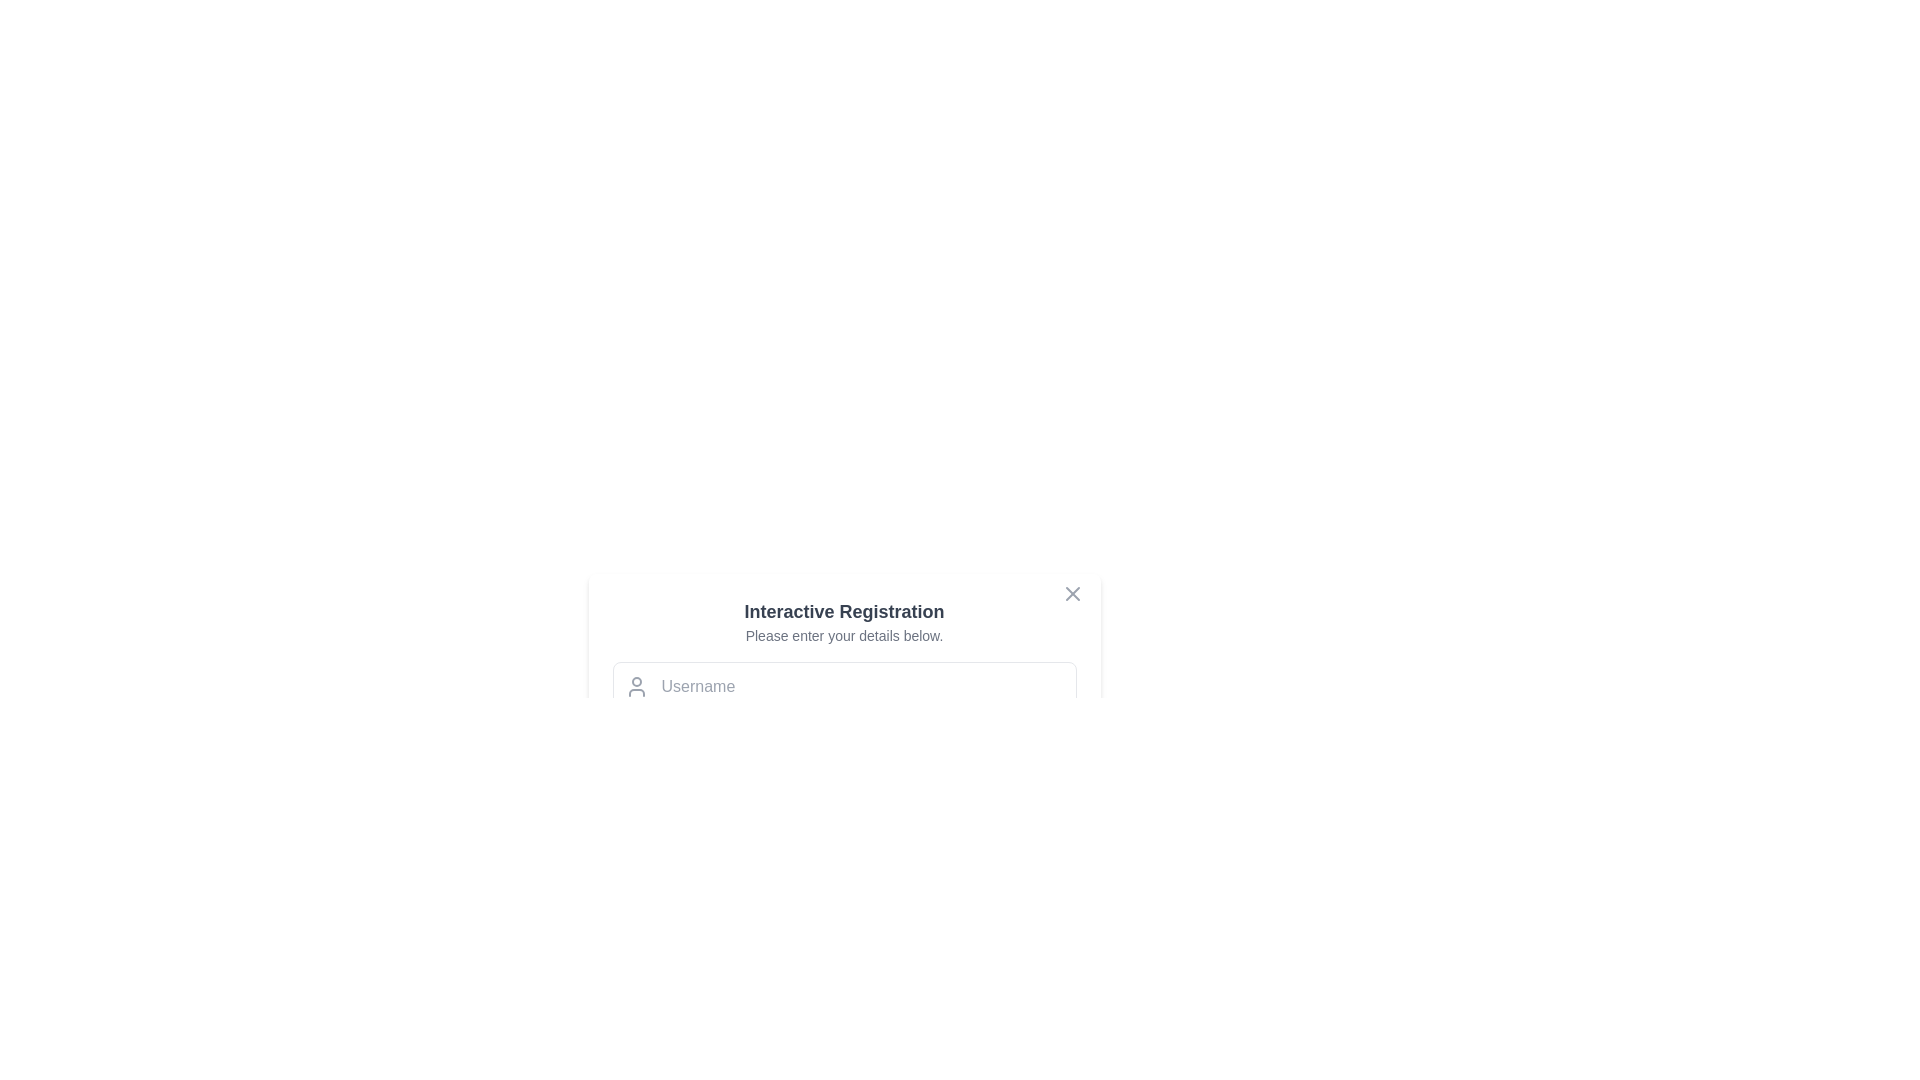  I want to click on the SVG icon that visually identifies the username input field, located on the left side inside the input field, so click(635, 685).